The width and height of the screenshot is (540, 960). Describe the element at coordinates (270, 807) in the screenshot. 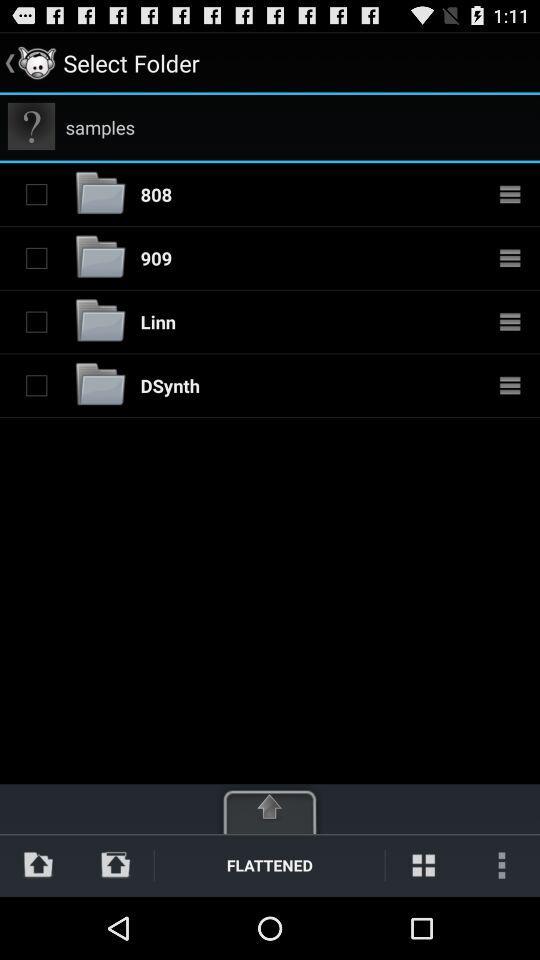

I see `expand tab icon` at that location.